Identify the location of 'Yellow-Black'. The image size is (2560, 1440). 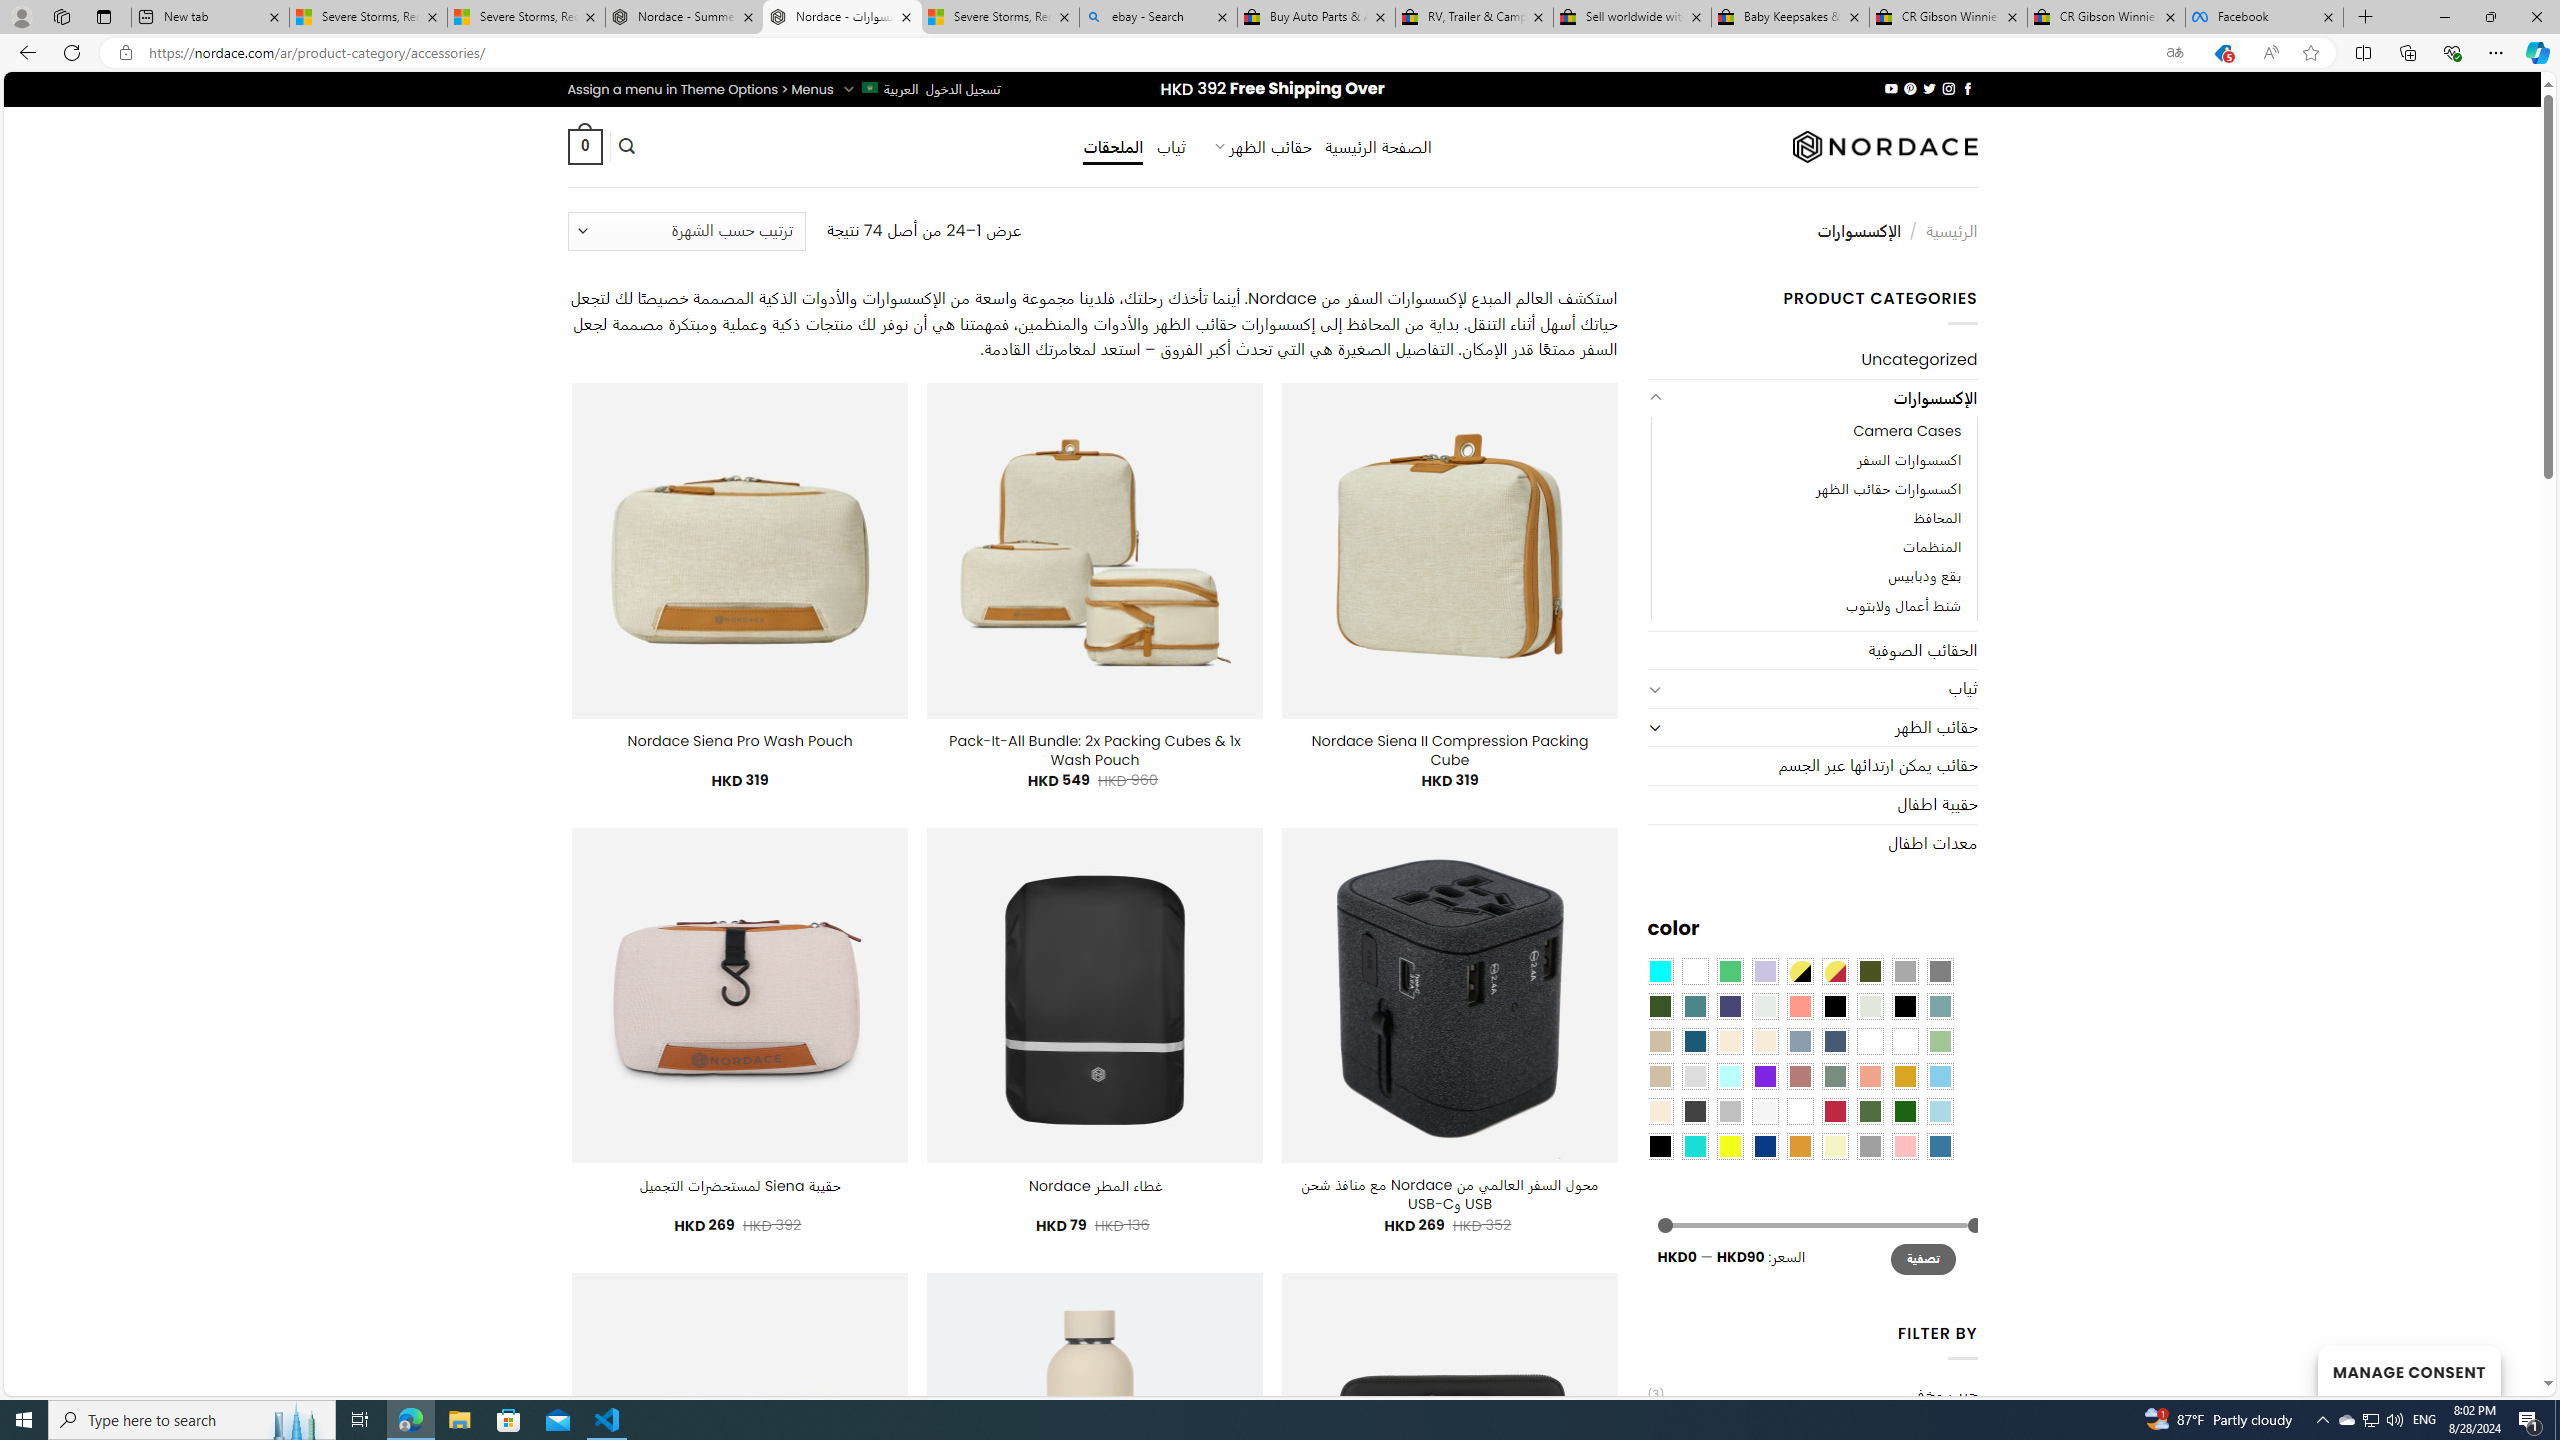
(1798, 969).